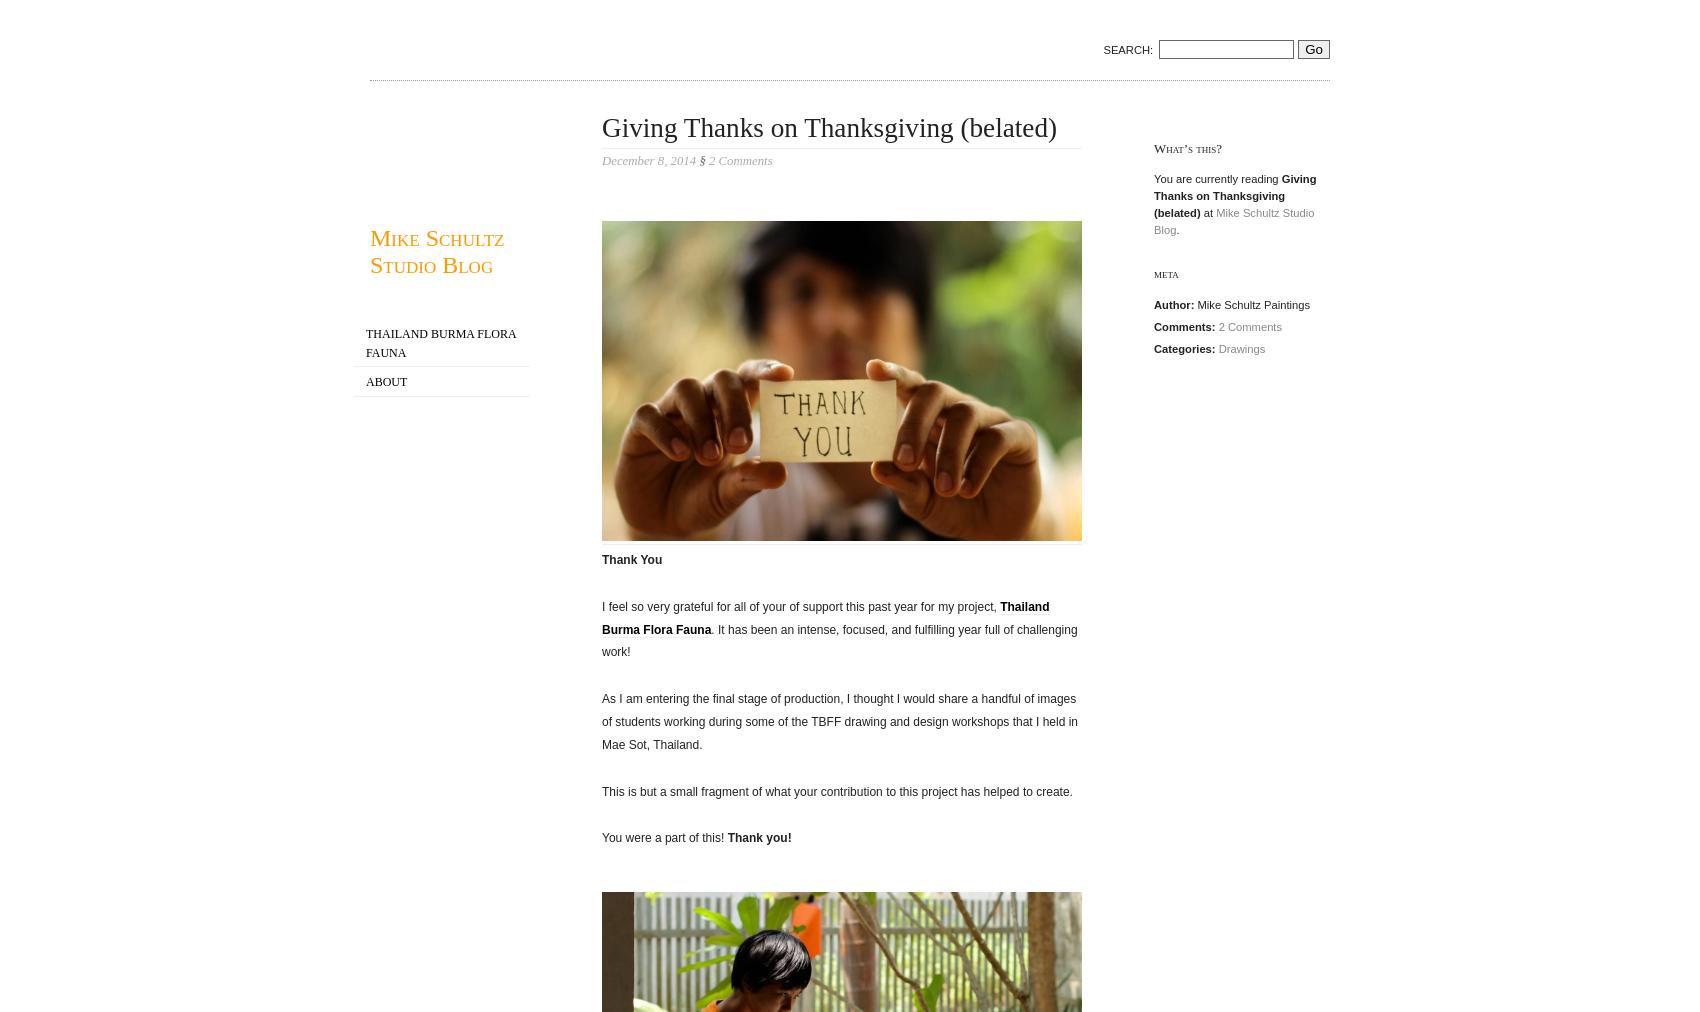 Image resolution: width=1700 pixels, height=1012 pixels. I want to click on 'December 8, 2014', so click(650, 161).